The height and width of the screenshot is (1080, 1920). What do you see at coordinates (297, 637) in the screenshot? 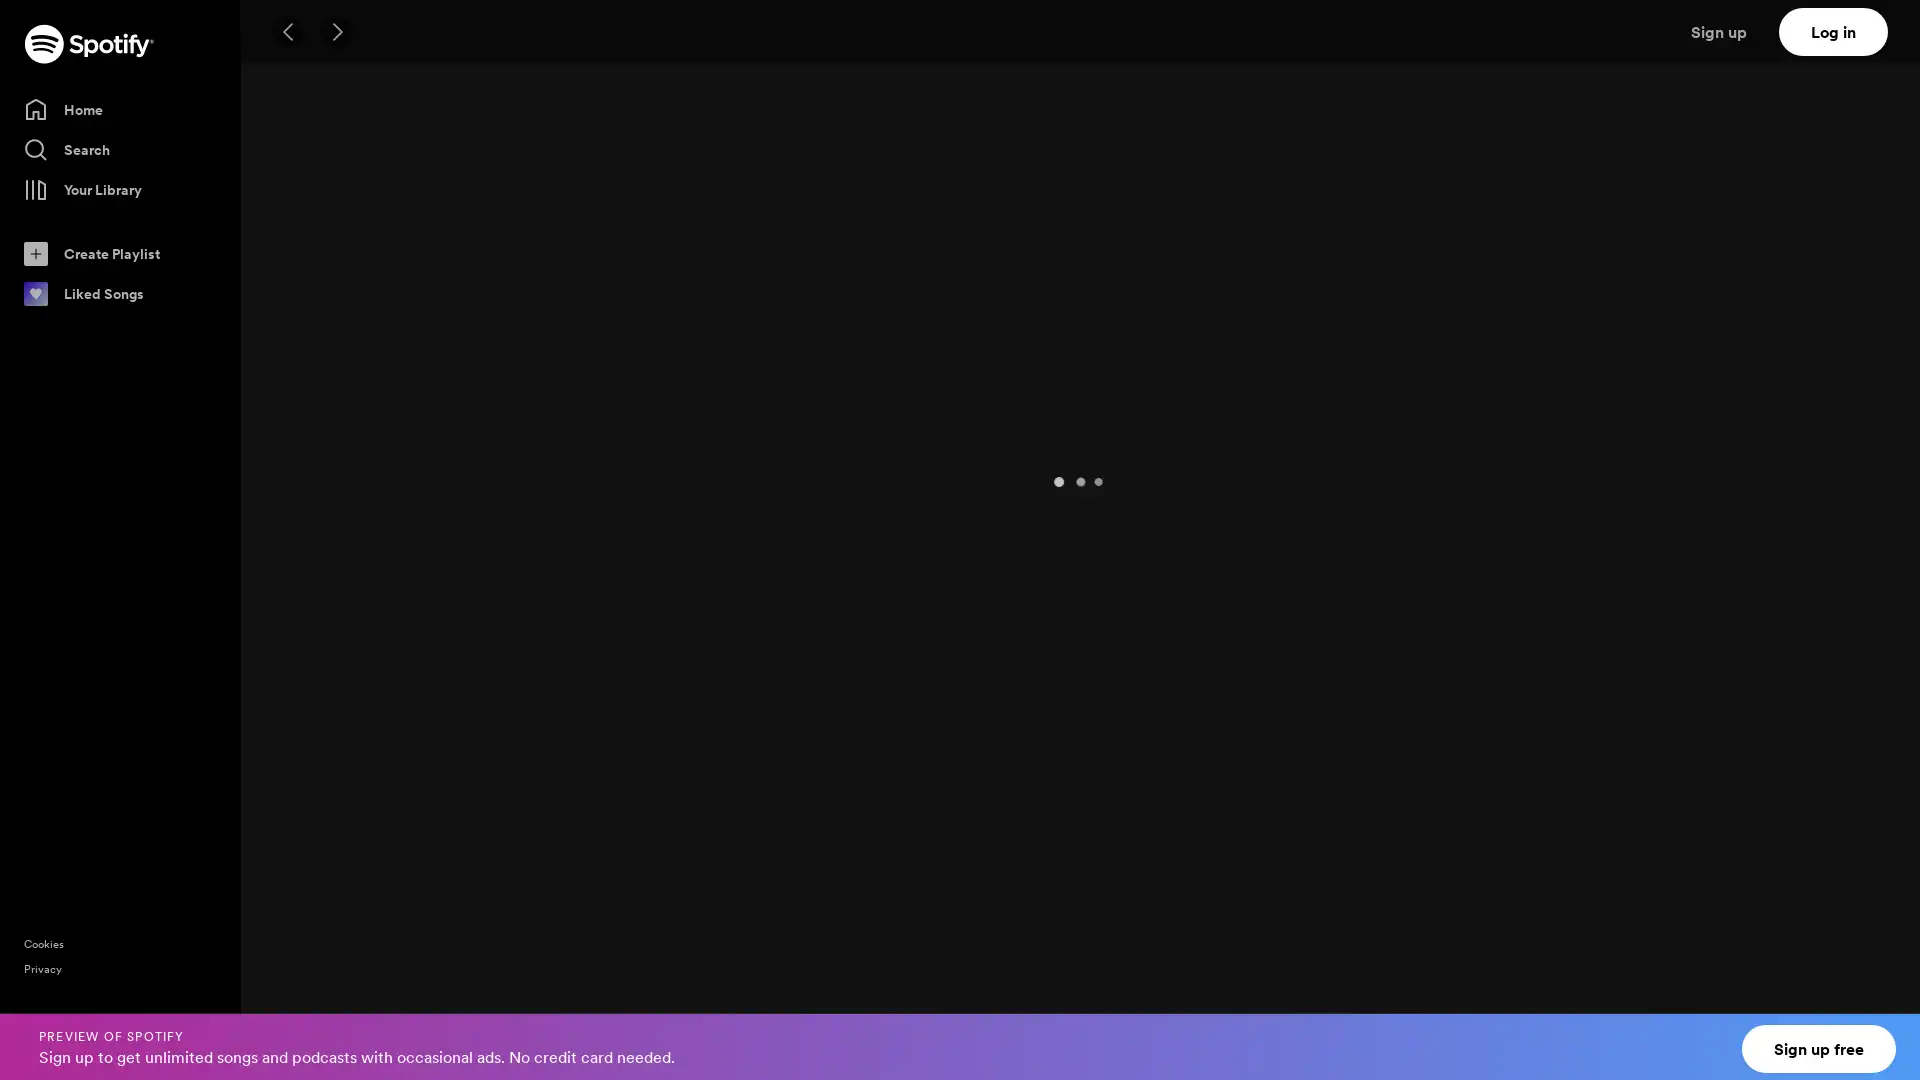
I see `Play Rain as Cure by White Ward` at bounding box center [297, 637].